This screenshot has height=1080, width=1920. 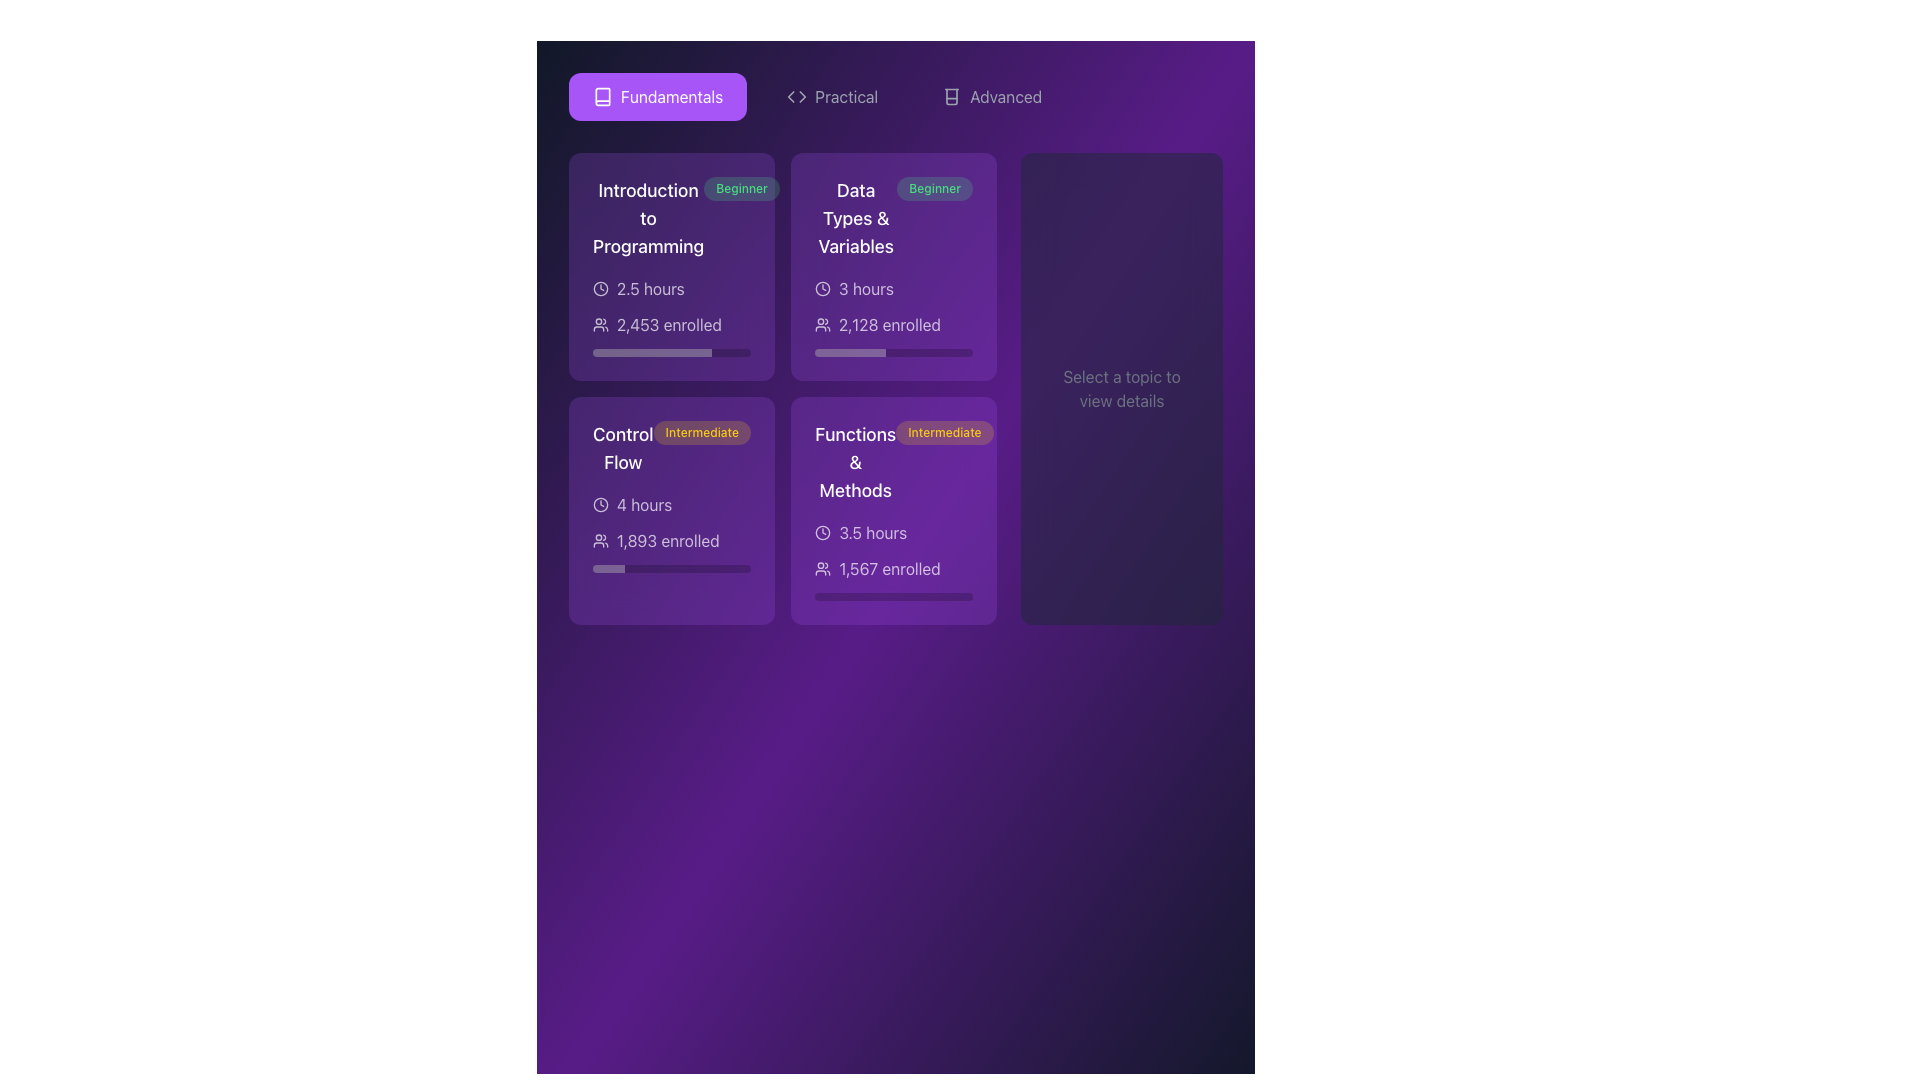 What do you see at coordinates (741, 189) in the screenshot?
I see `the skill level label that indicates 'Beginner', which is a semi-transparent green rounded rectangular label located in the top-right corner of the 'Introduction to Programming' card` at bounding box center [741, 189].